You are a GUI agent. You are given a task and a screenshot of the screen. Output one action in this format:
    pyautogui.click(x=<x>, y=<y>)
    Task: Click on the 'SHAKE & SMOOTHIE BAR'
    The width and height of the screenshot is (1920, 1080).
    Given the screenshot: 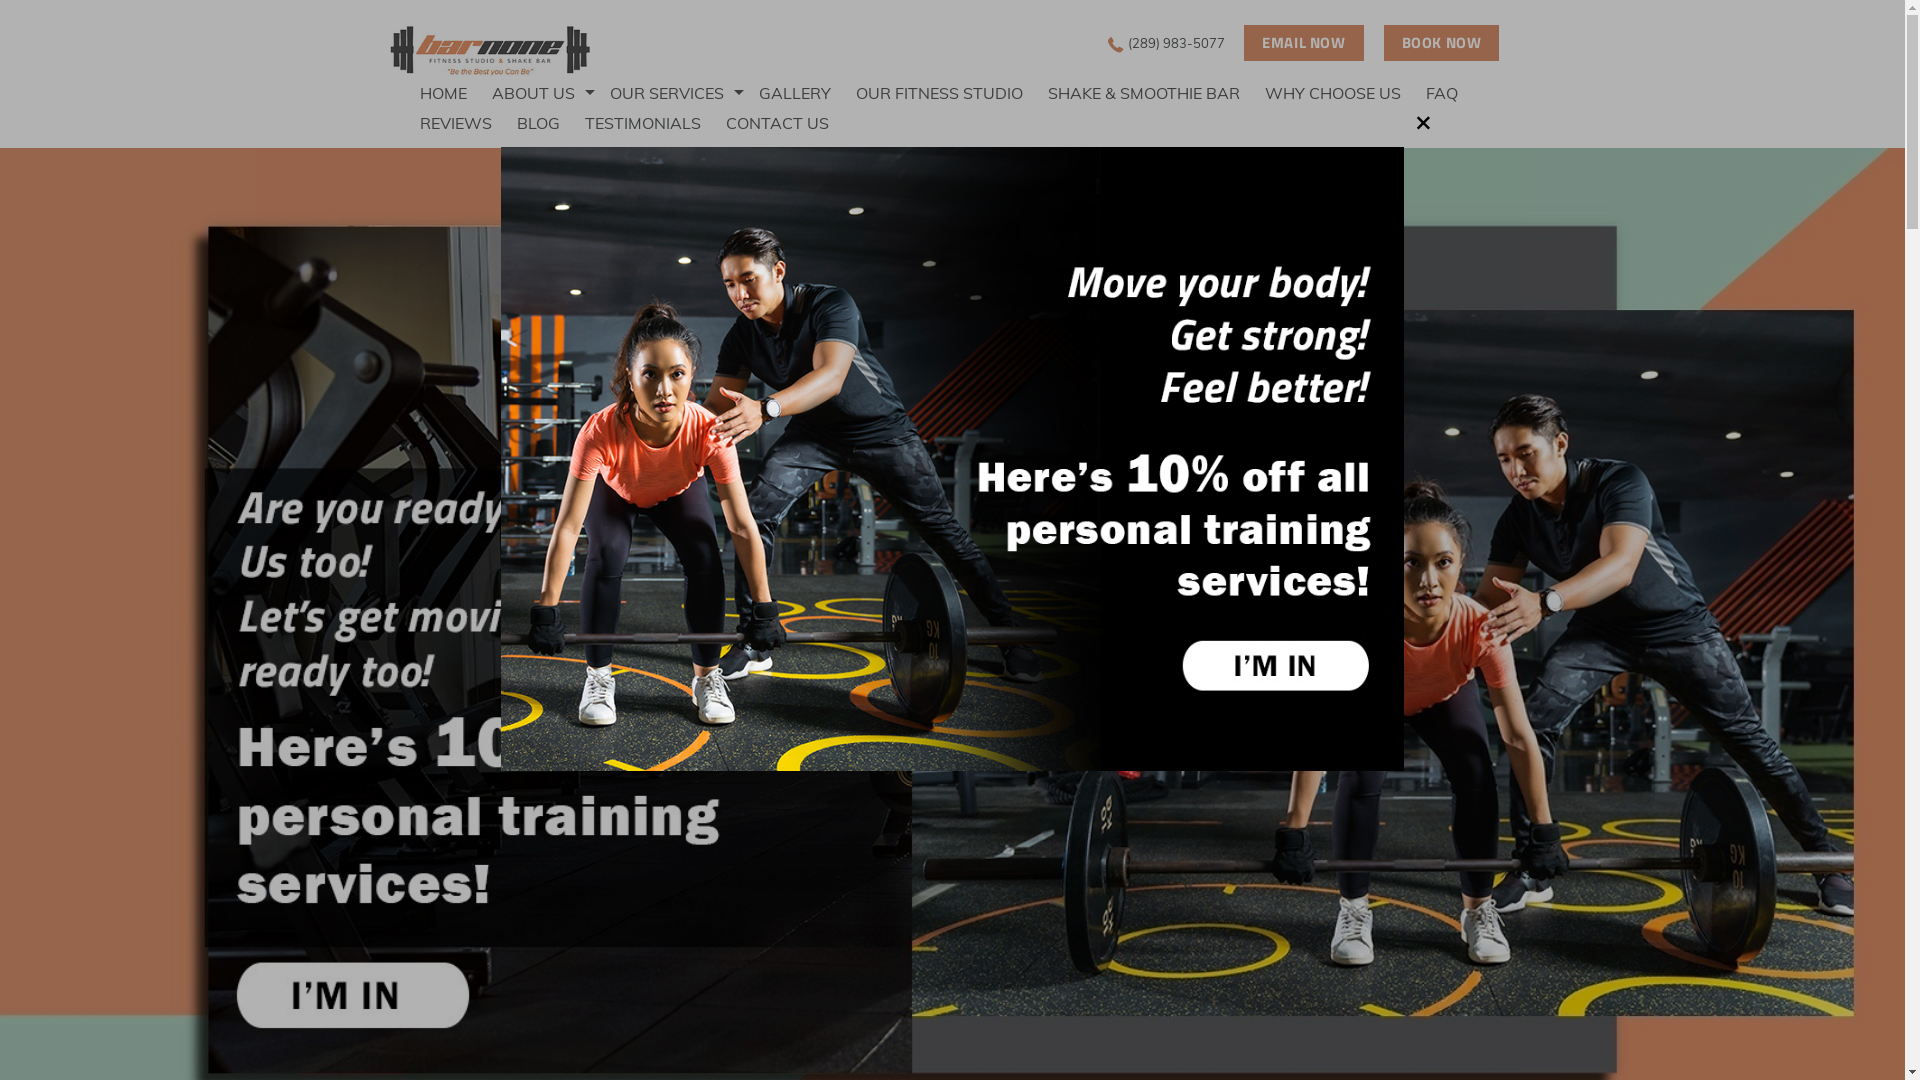 What is the action you would take?
    pyautogui.click(x=1156, y=92)
    